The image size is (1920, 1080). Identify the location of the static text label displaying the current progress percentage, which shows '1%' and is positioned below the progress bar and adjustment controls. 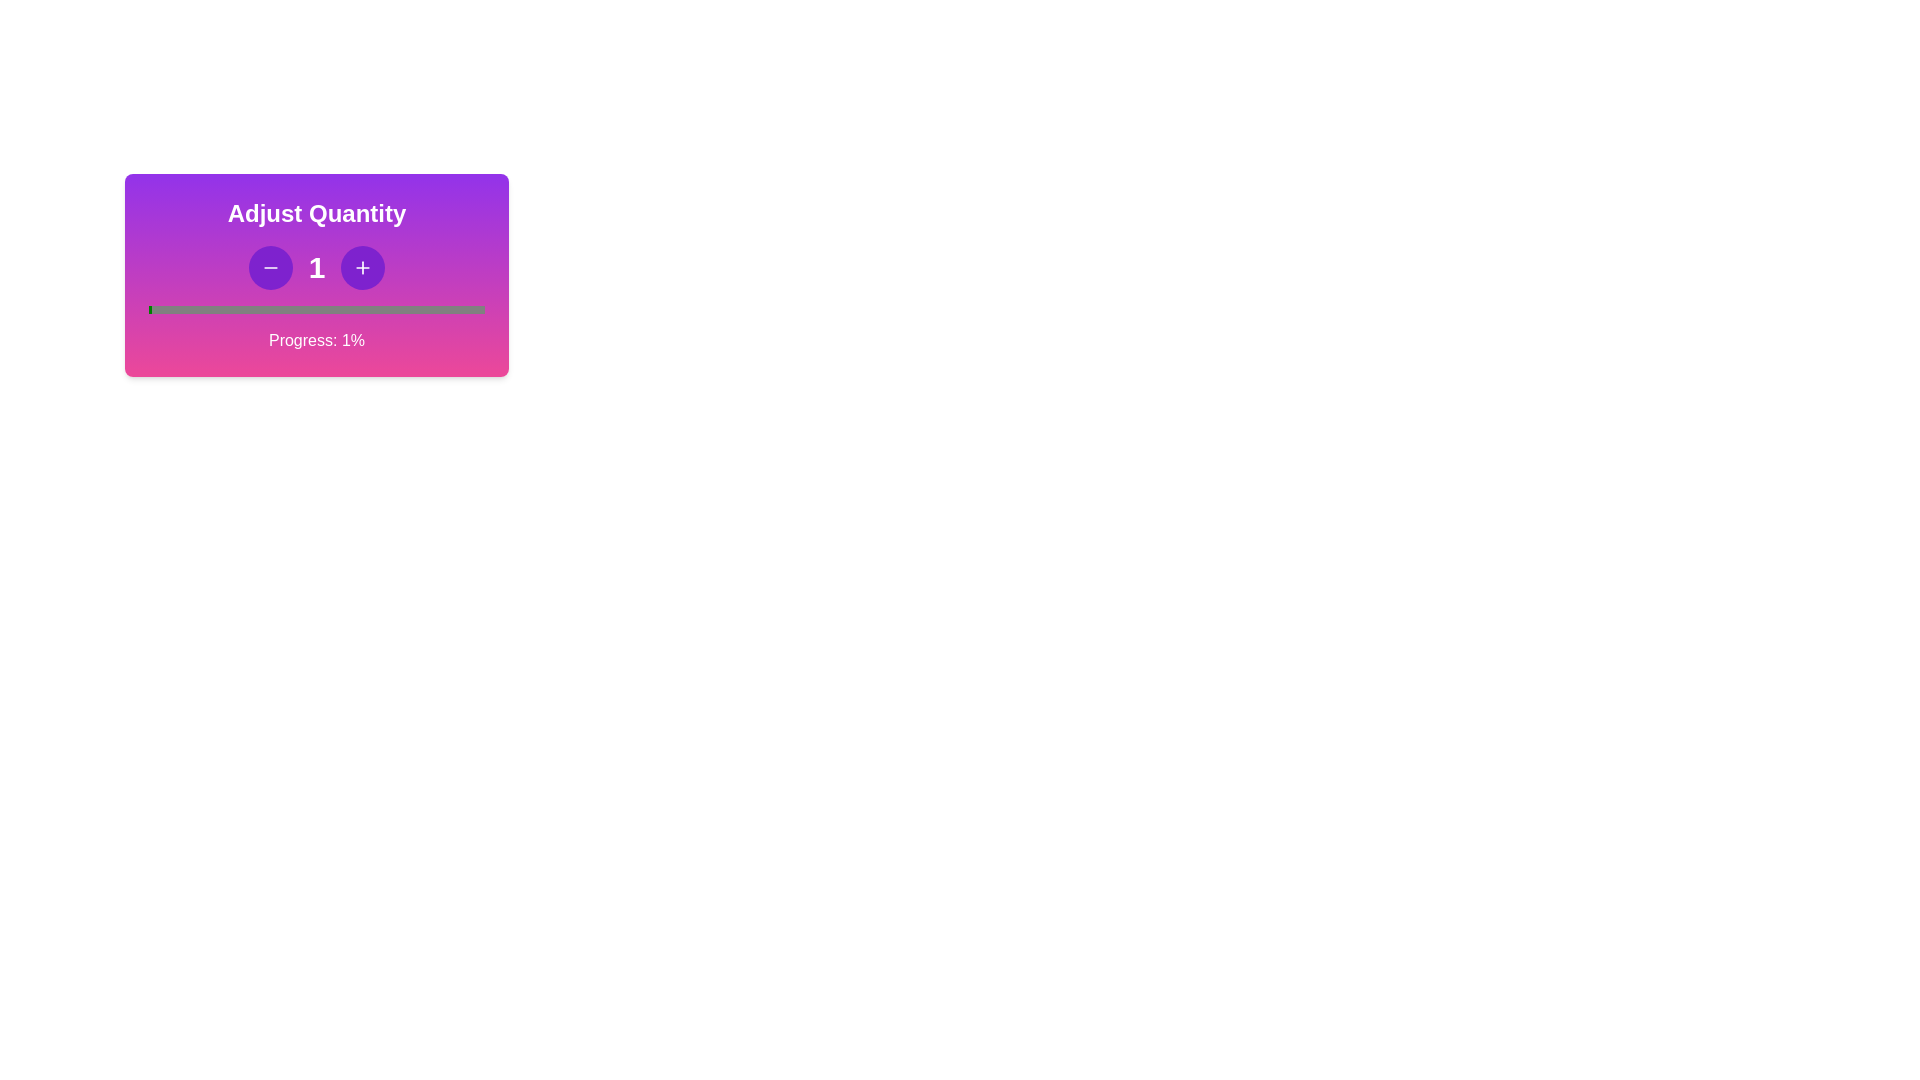
(315, 339).